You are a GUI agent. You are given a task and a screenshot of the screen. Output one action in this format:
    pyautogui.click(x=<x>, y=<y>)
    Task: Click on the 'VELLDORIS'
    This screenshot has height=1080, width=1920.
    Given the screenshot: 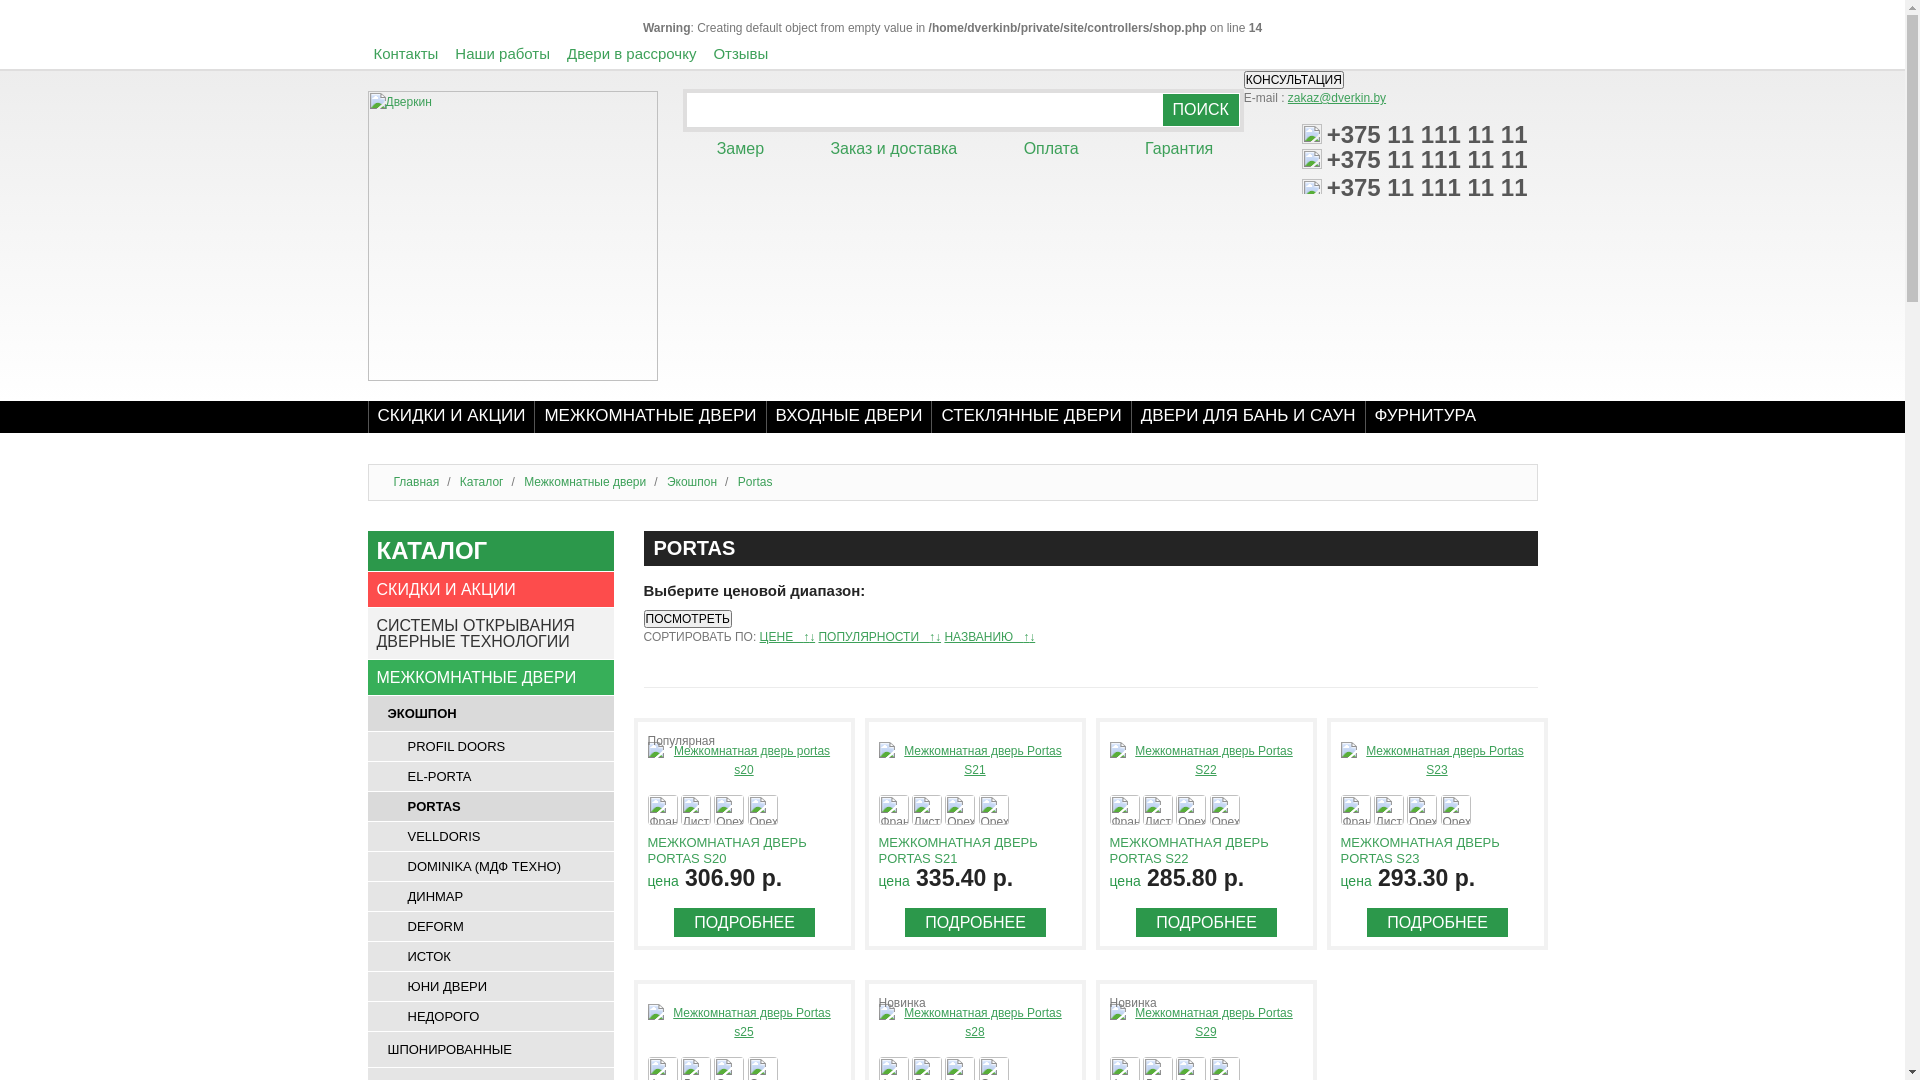 What is the action you would take?
    pyautogui.click(x=490, y=836)
    